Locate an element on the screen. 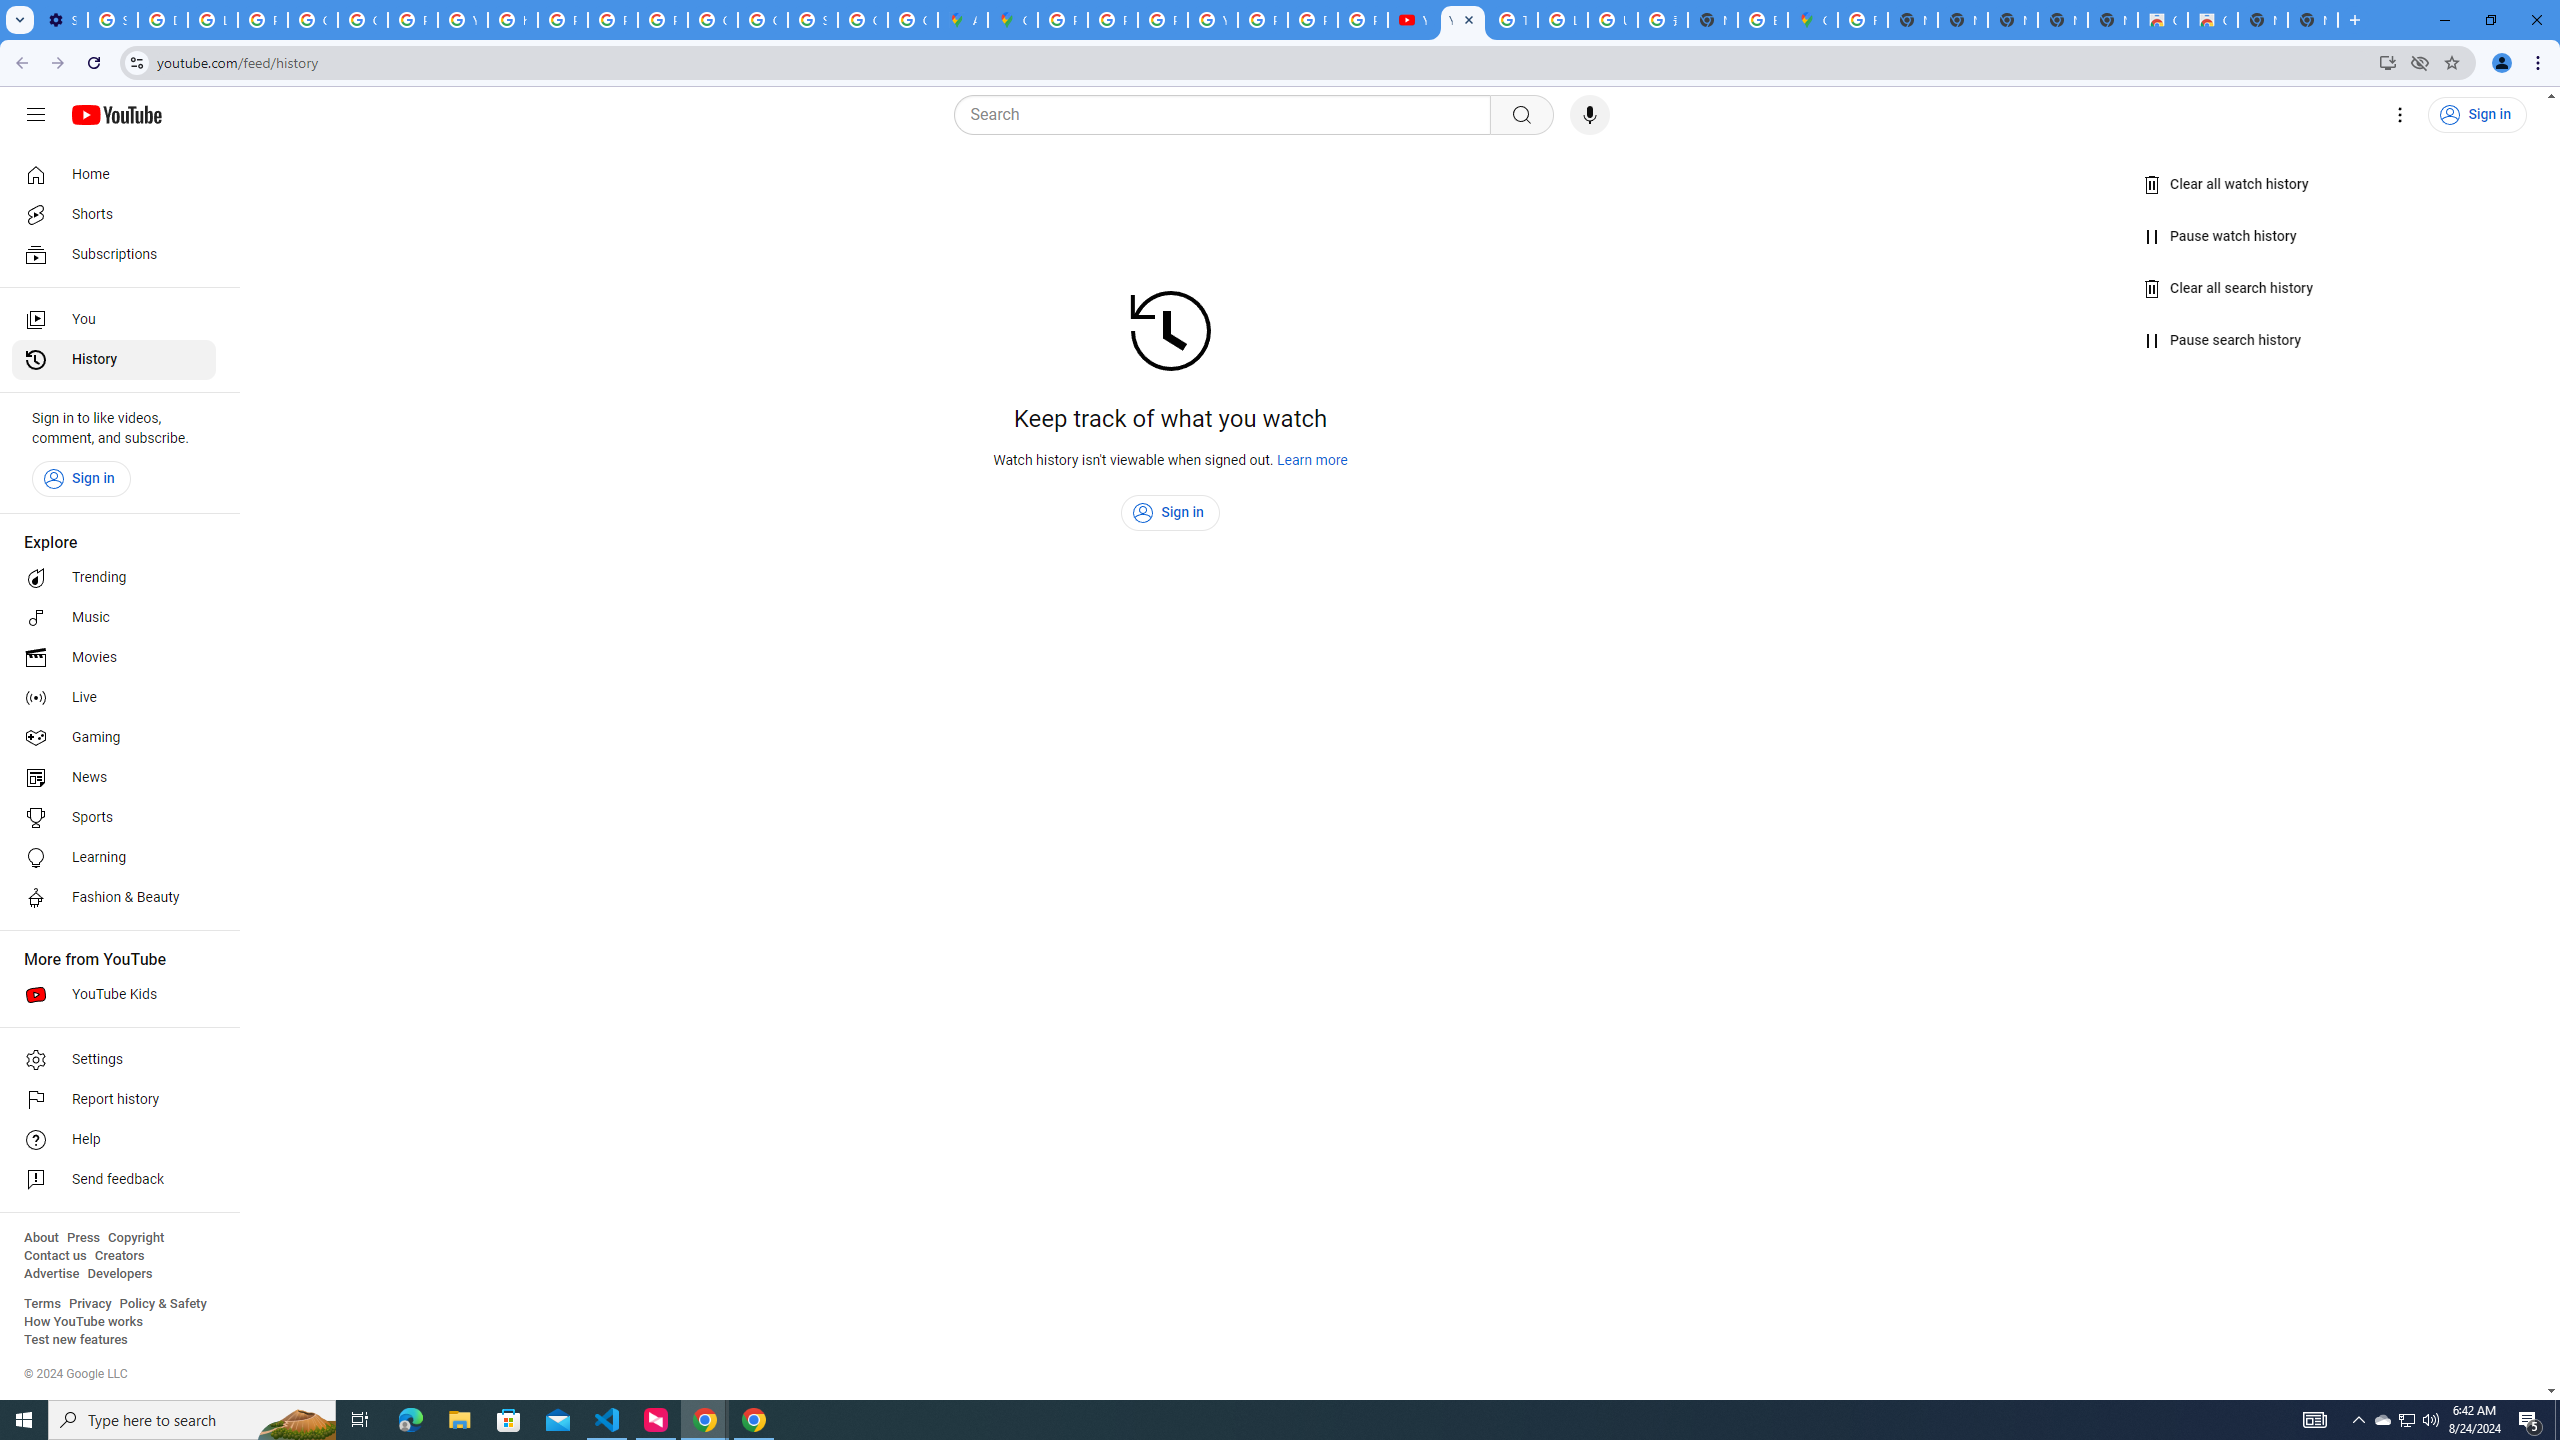 This screenshot has height=1440, width=2560. 'Gaming' is located at coordinates (113, 736).